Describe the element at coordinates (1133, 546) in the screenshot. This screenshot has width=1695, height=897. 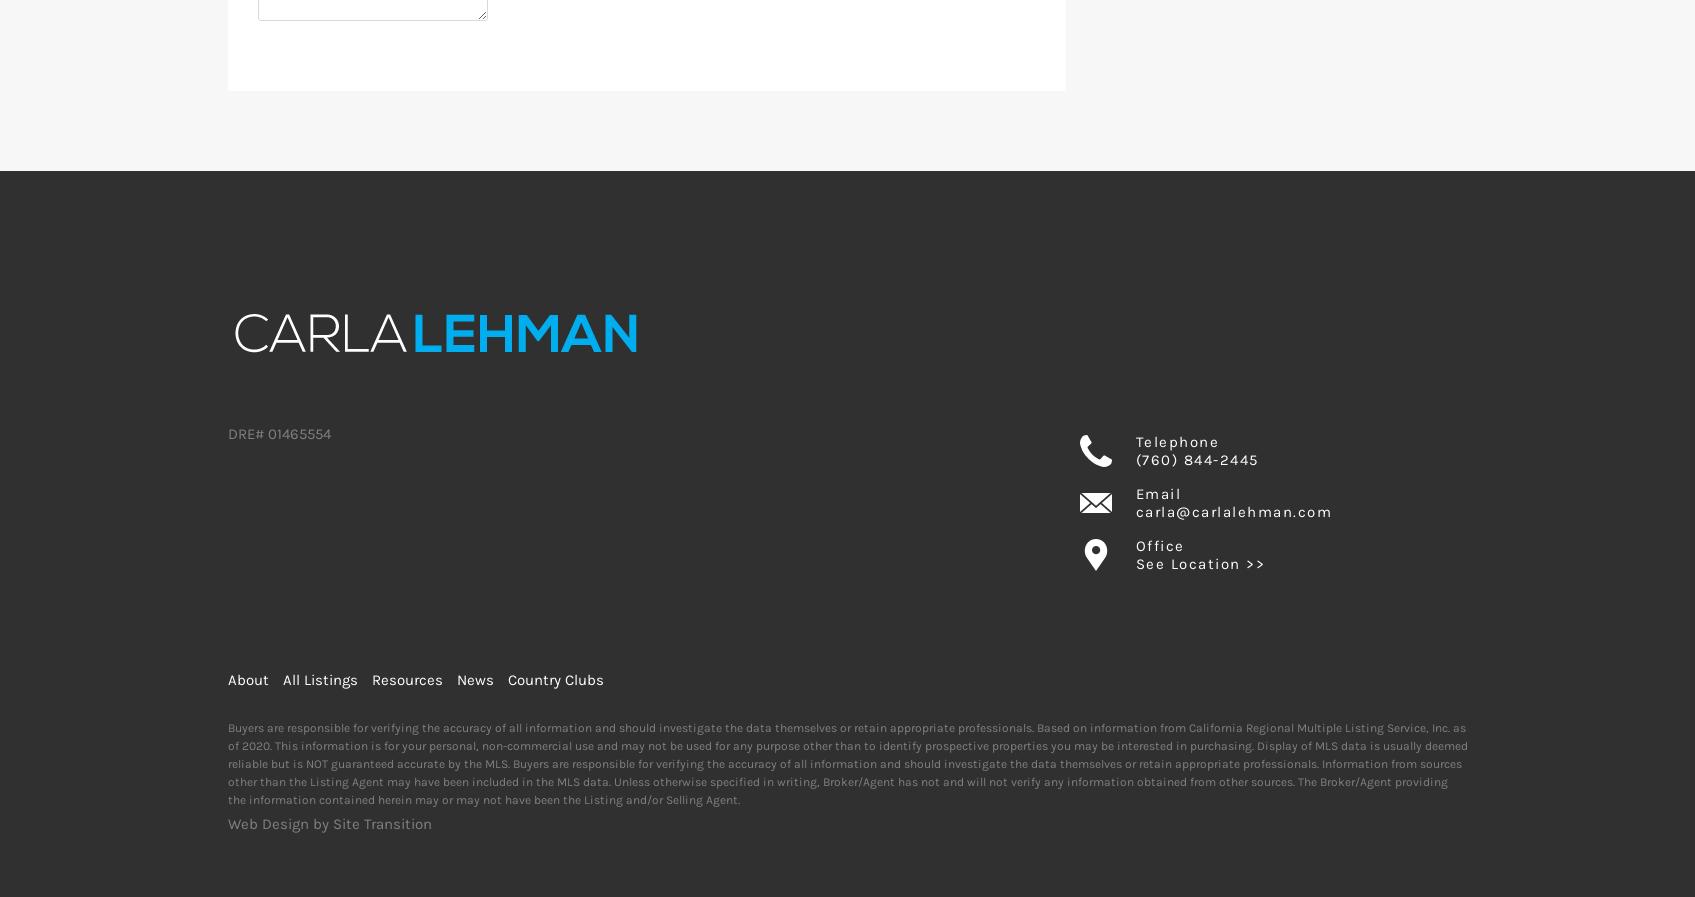
I see `'Office'` at that location.